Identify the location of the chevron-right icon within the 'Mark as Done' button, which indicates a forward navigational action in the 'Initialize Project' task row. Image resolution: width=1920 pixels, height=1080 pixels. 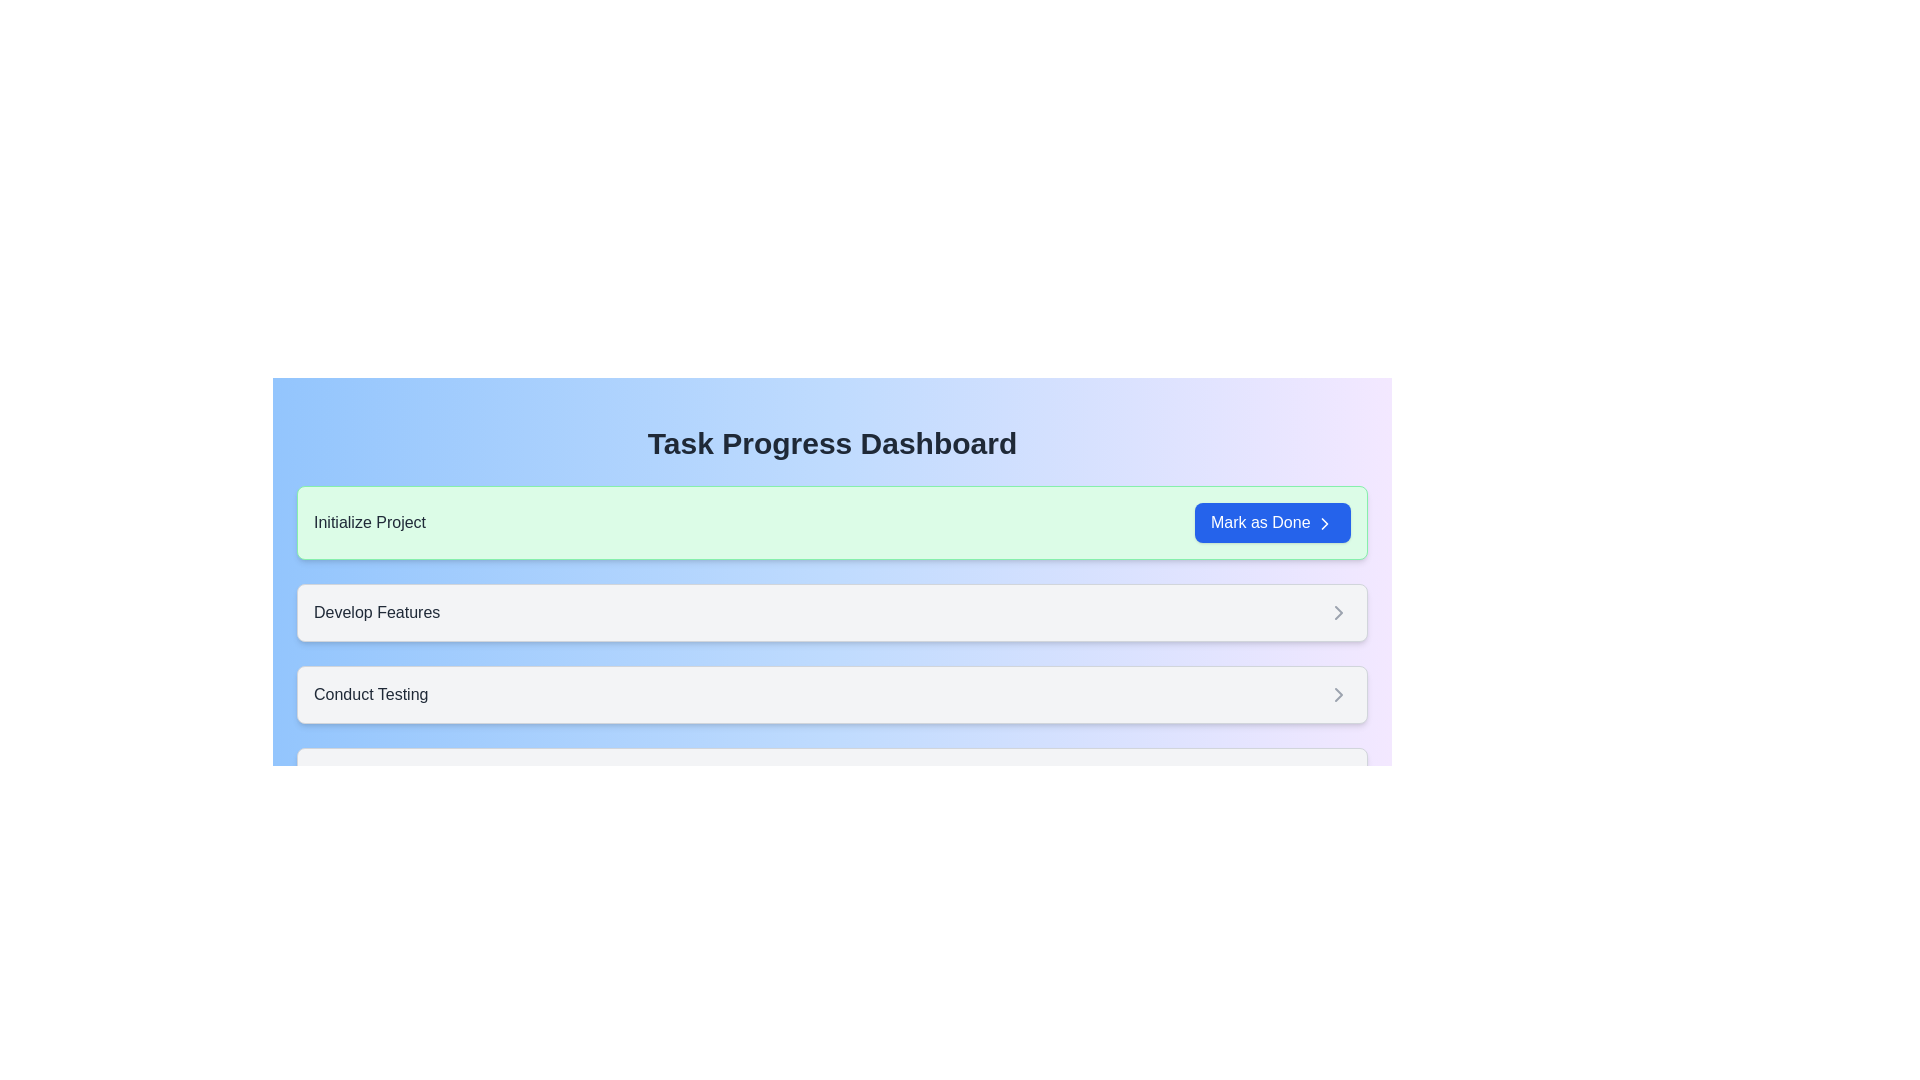
(1324, 522).